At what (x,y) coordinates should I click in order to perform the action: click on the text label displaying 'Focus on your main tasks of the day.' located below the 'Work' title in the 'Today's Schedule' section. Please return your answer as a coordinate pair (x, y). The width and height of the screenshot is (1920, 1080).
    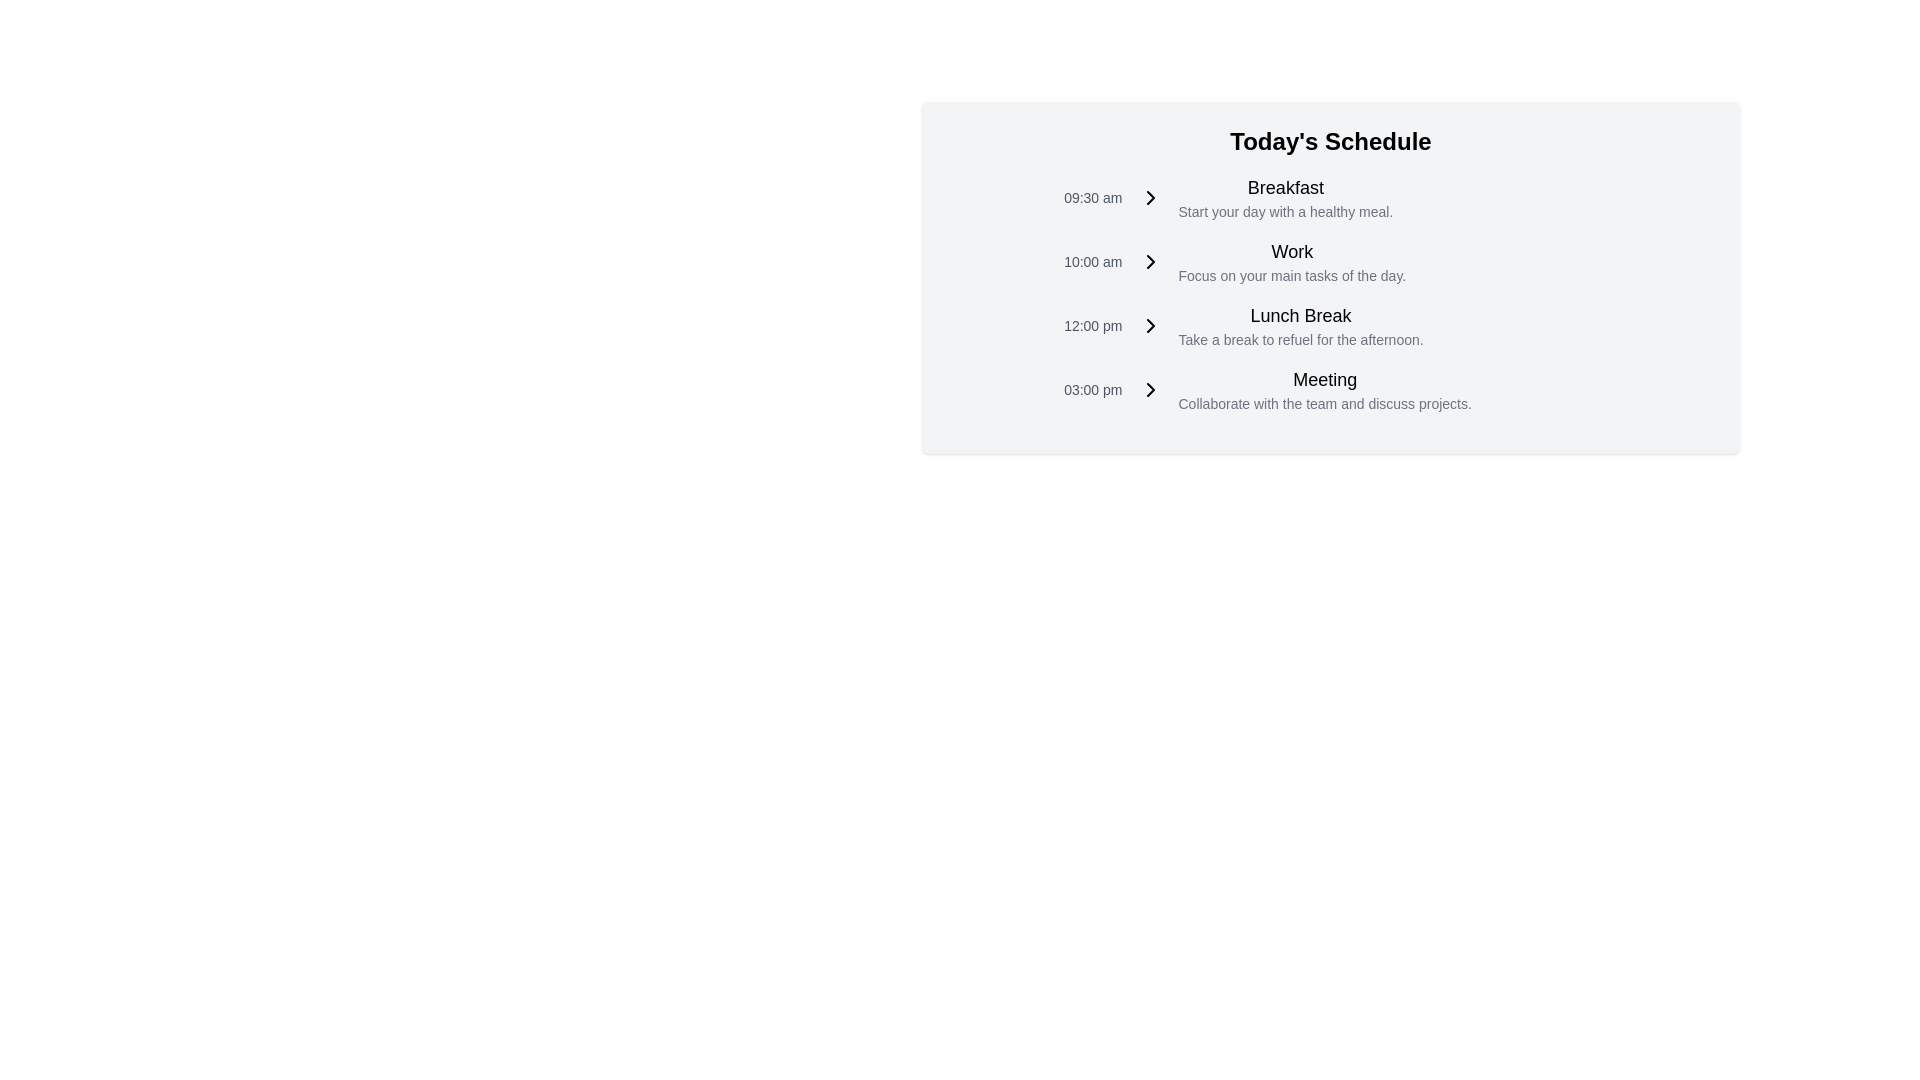
    Looking at the image, I should click on (1292, 276).